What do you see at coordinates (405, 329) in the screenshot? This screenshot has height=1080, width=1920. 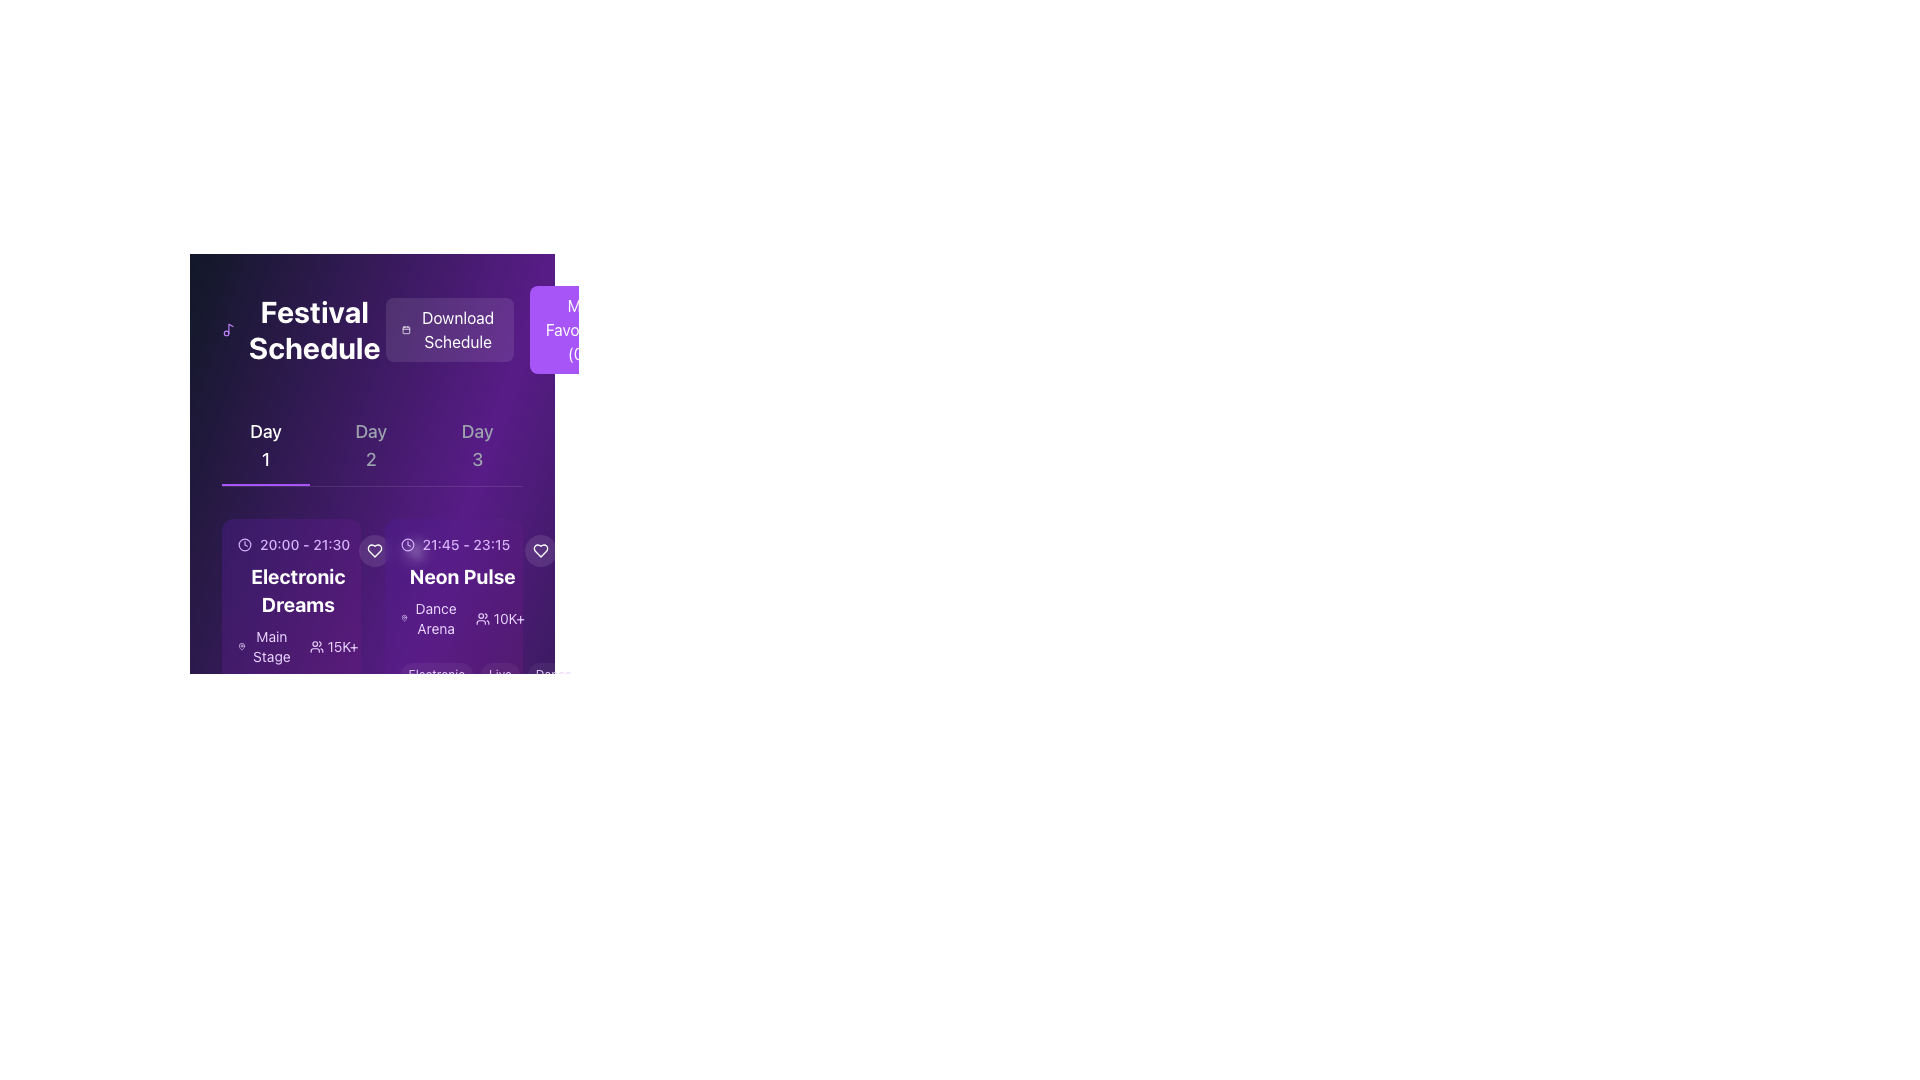 I see `the icon (SVG) located within the 'Download Schedule' button` at bounding box center [405, 329].